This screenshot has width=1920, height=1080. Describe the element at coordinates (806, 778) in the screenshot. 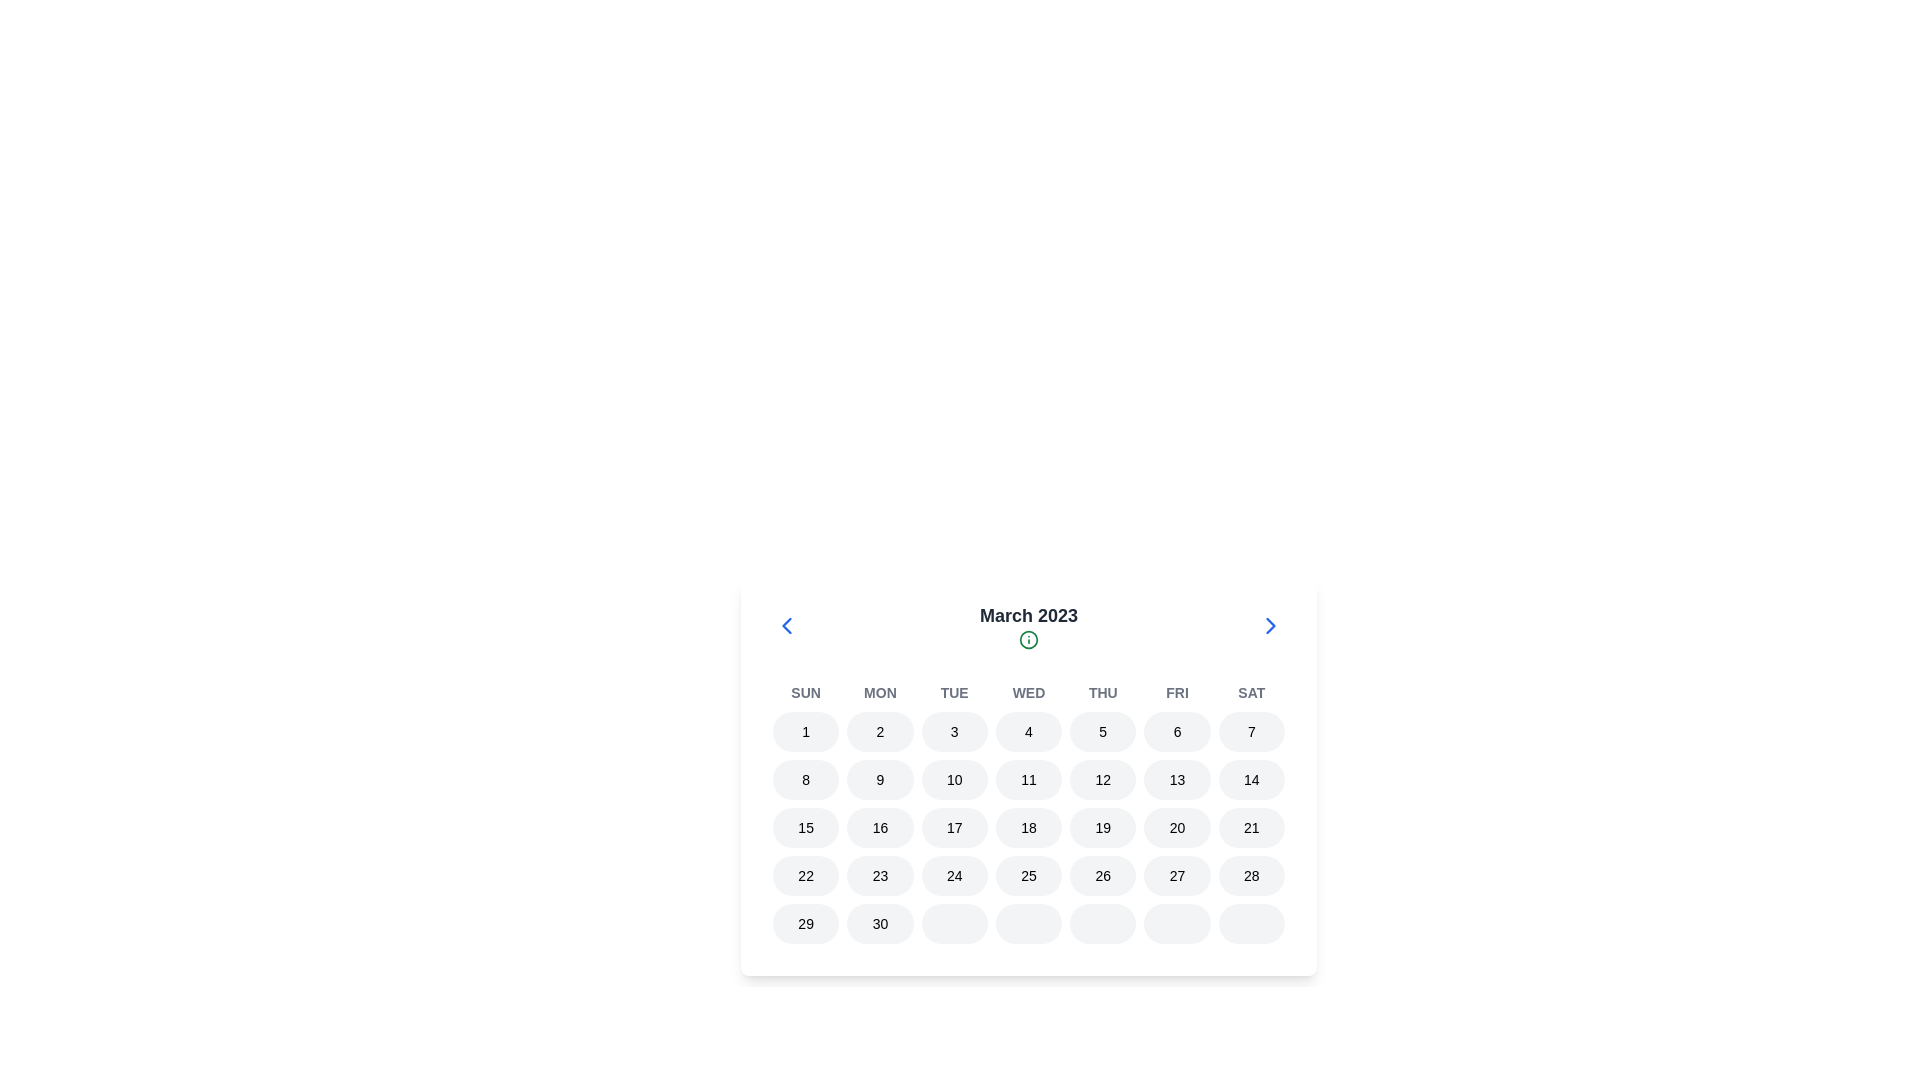

I see `the circular button displaying the number '8' in the second row and first column of the calendar grid` at that location.